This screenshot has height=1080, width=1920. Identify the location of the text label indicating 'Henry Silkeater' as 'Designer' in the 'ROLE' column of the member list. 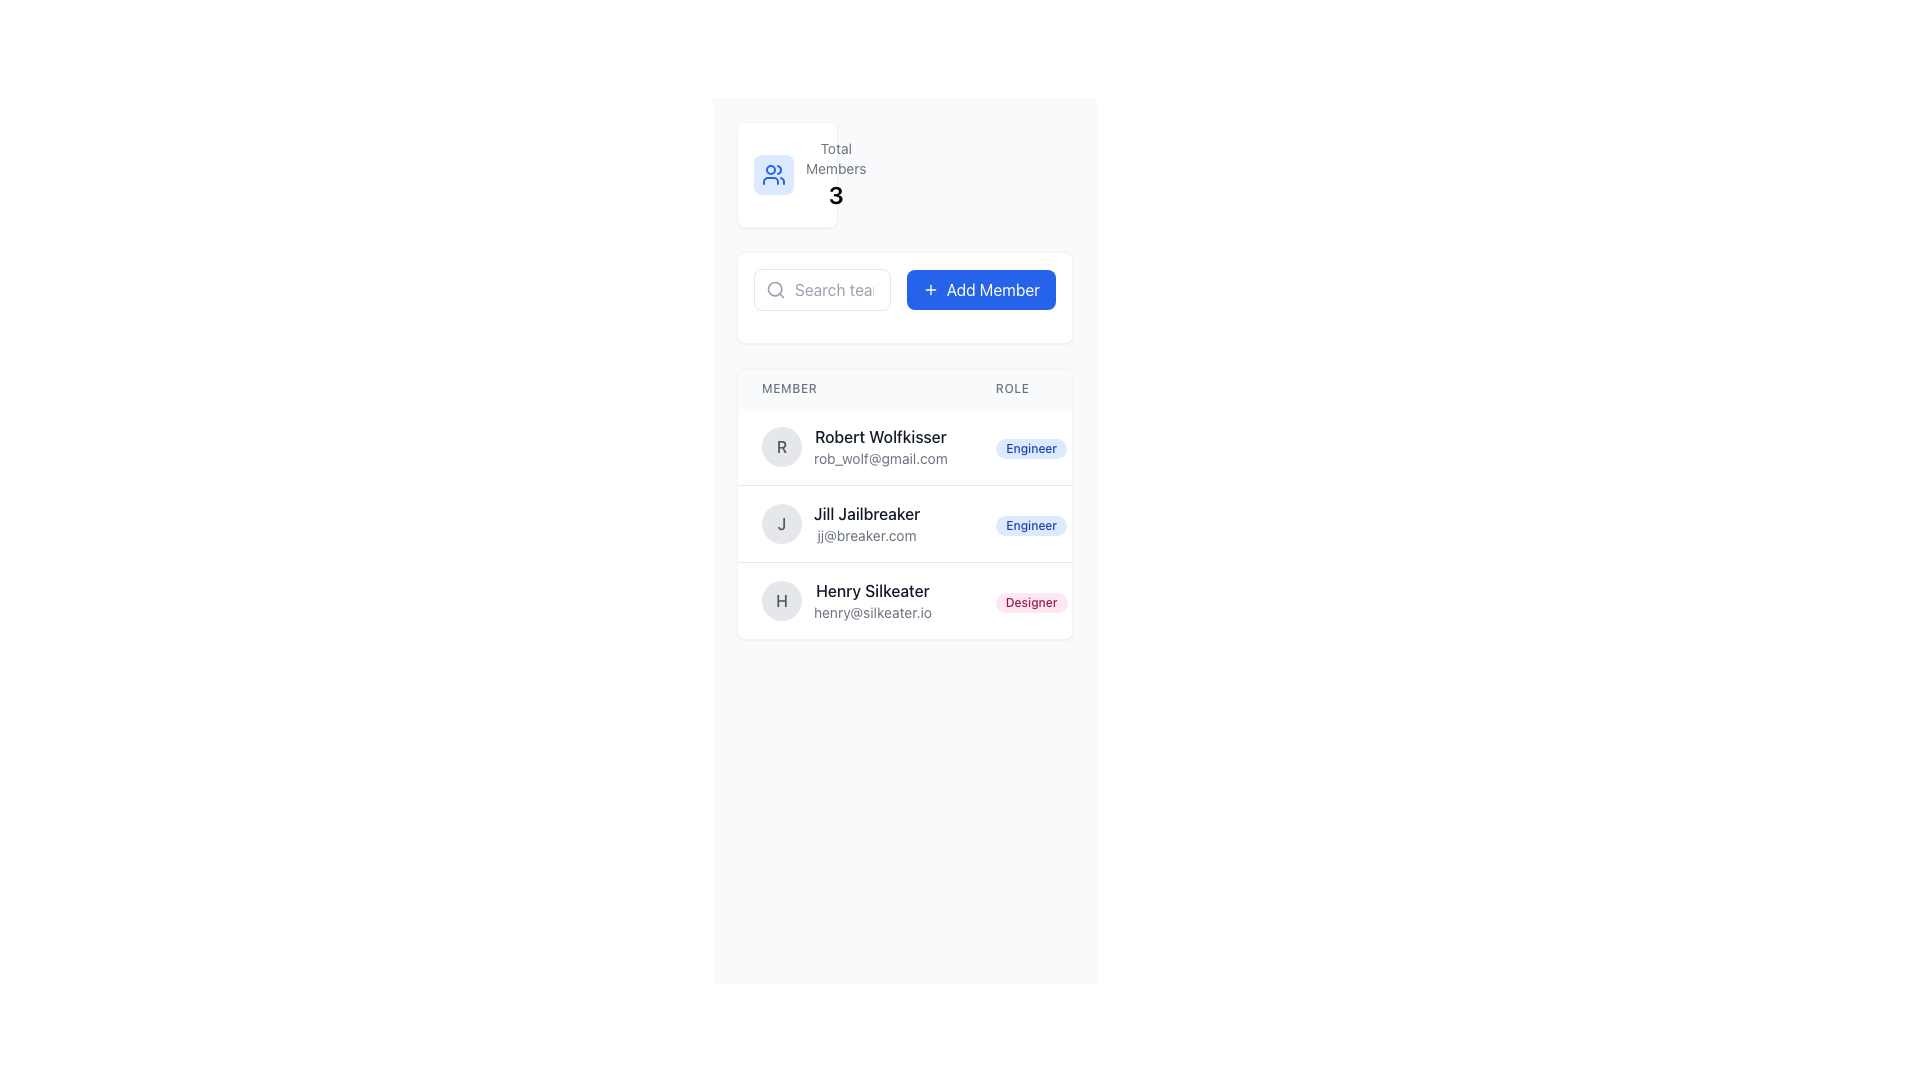
(1031, 601).